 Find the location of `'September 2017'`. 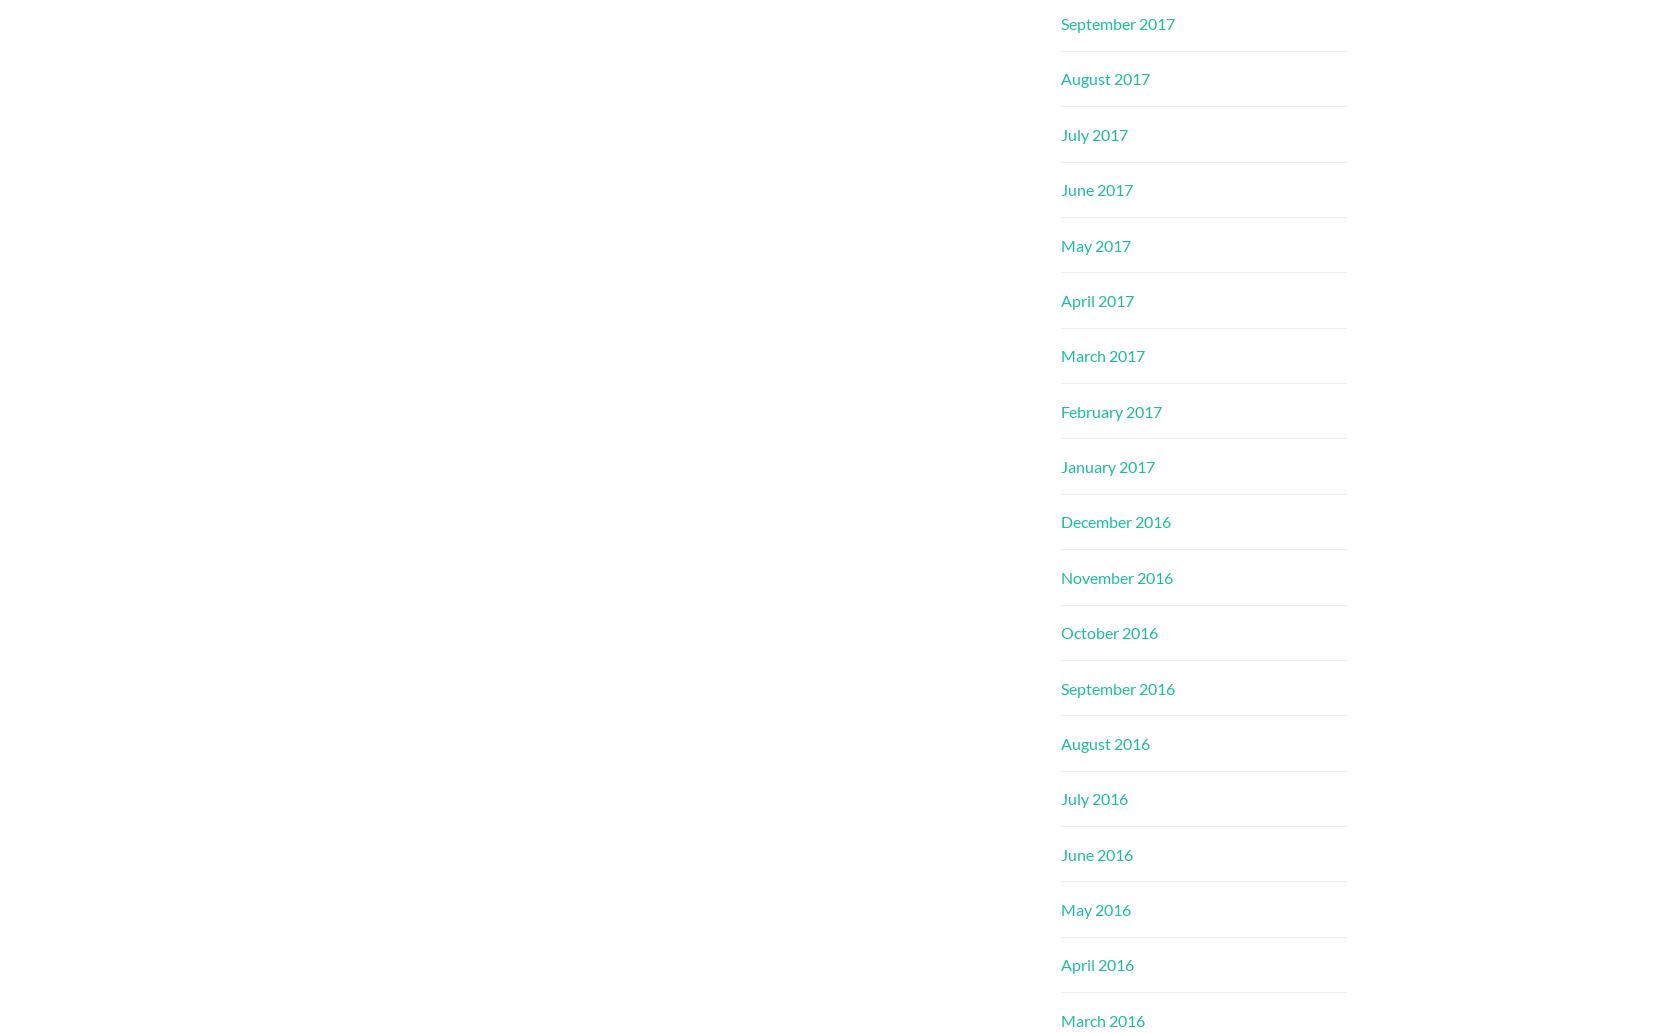

'September 2017' is located at coordinates (1060, 23).